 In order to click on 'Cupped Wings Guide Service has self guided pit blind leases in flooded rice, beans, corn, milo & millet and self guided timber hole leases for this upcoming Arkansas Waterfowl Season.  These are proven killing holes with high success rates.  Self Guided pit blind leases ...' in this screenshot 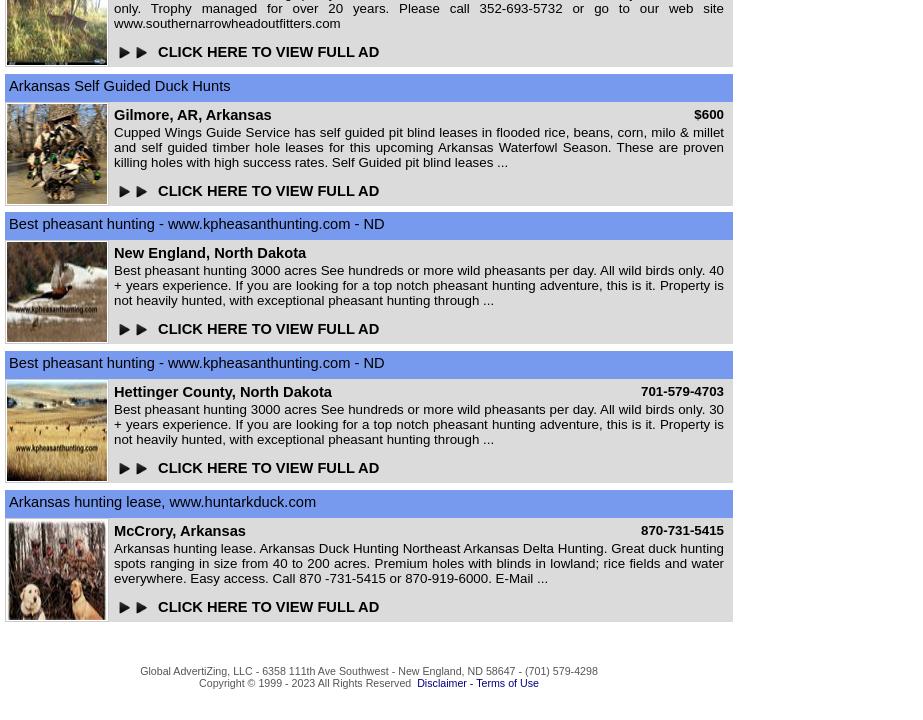, I will do `click(419, 145)`.